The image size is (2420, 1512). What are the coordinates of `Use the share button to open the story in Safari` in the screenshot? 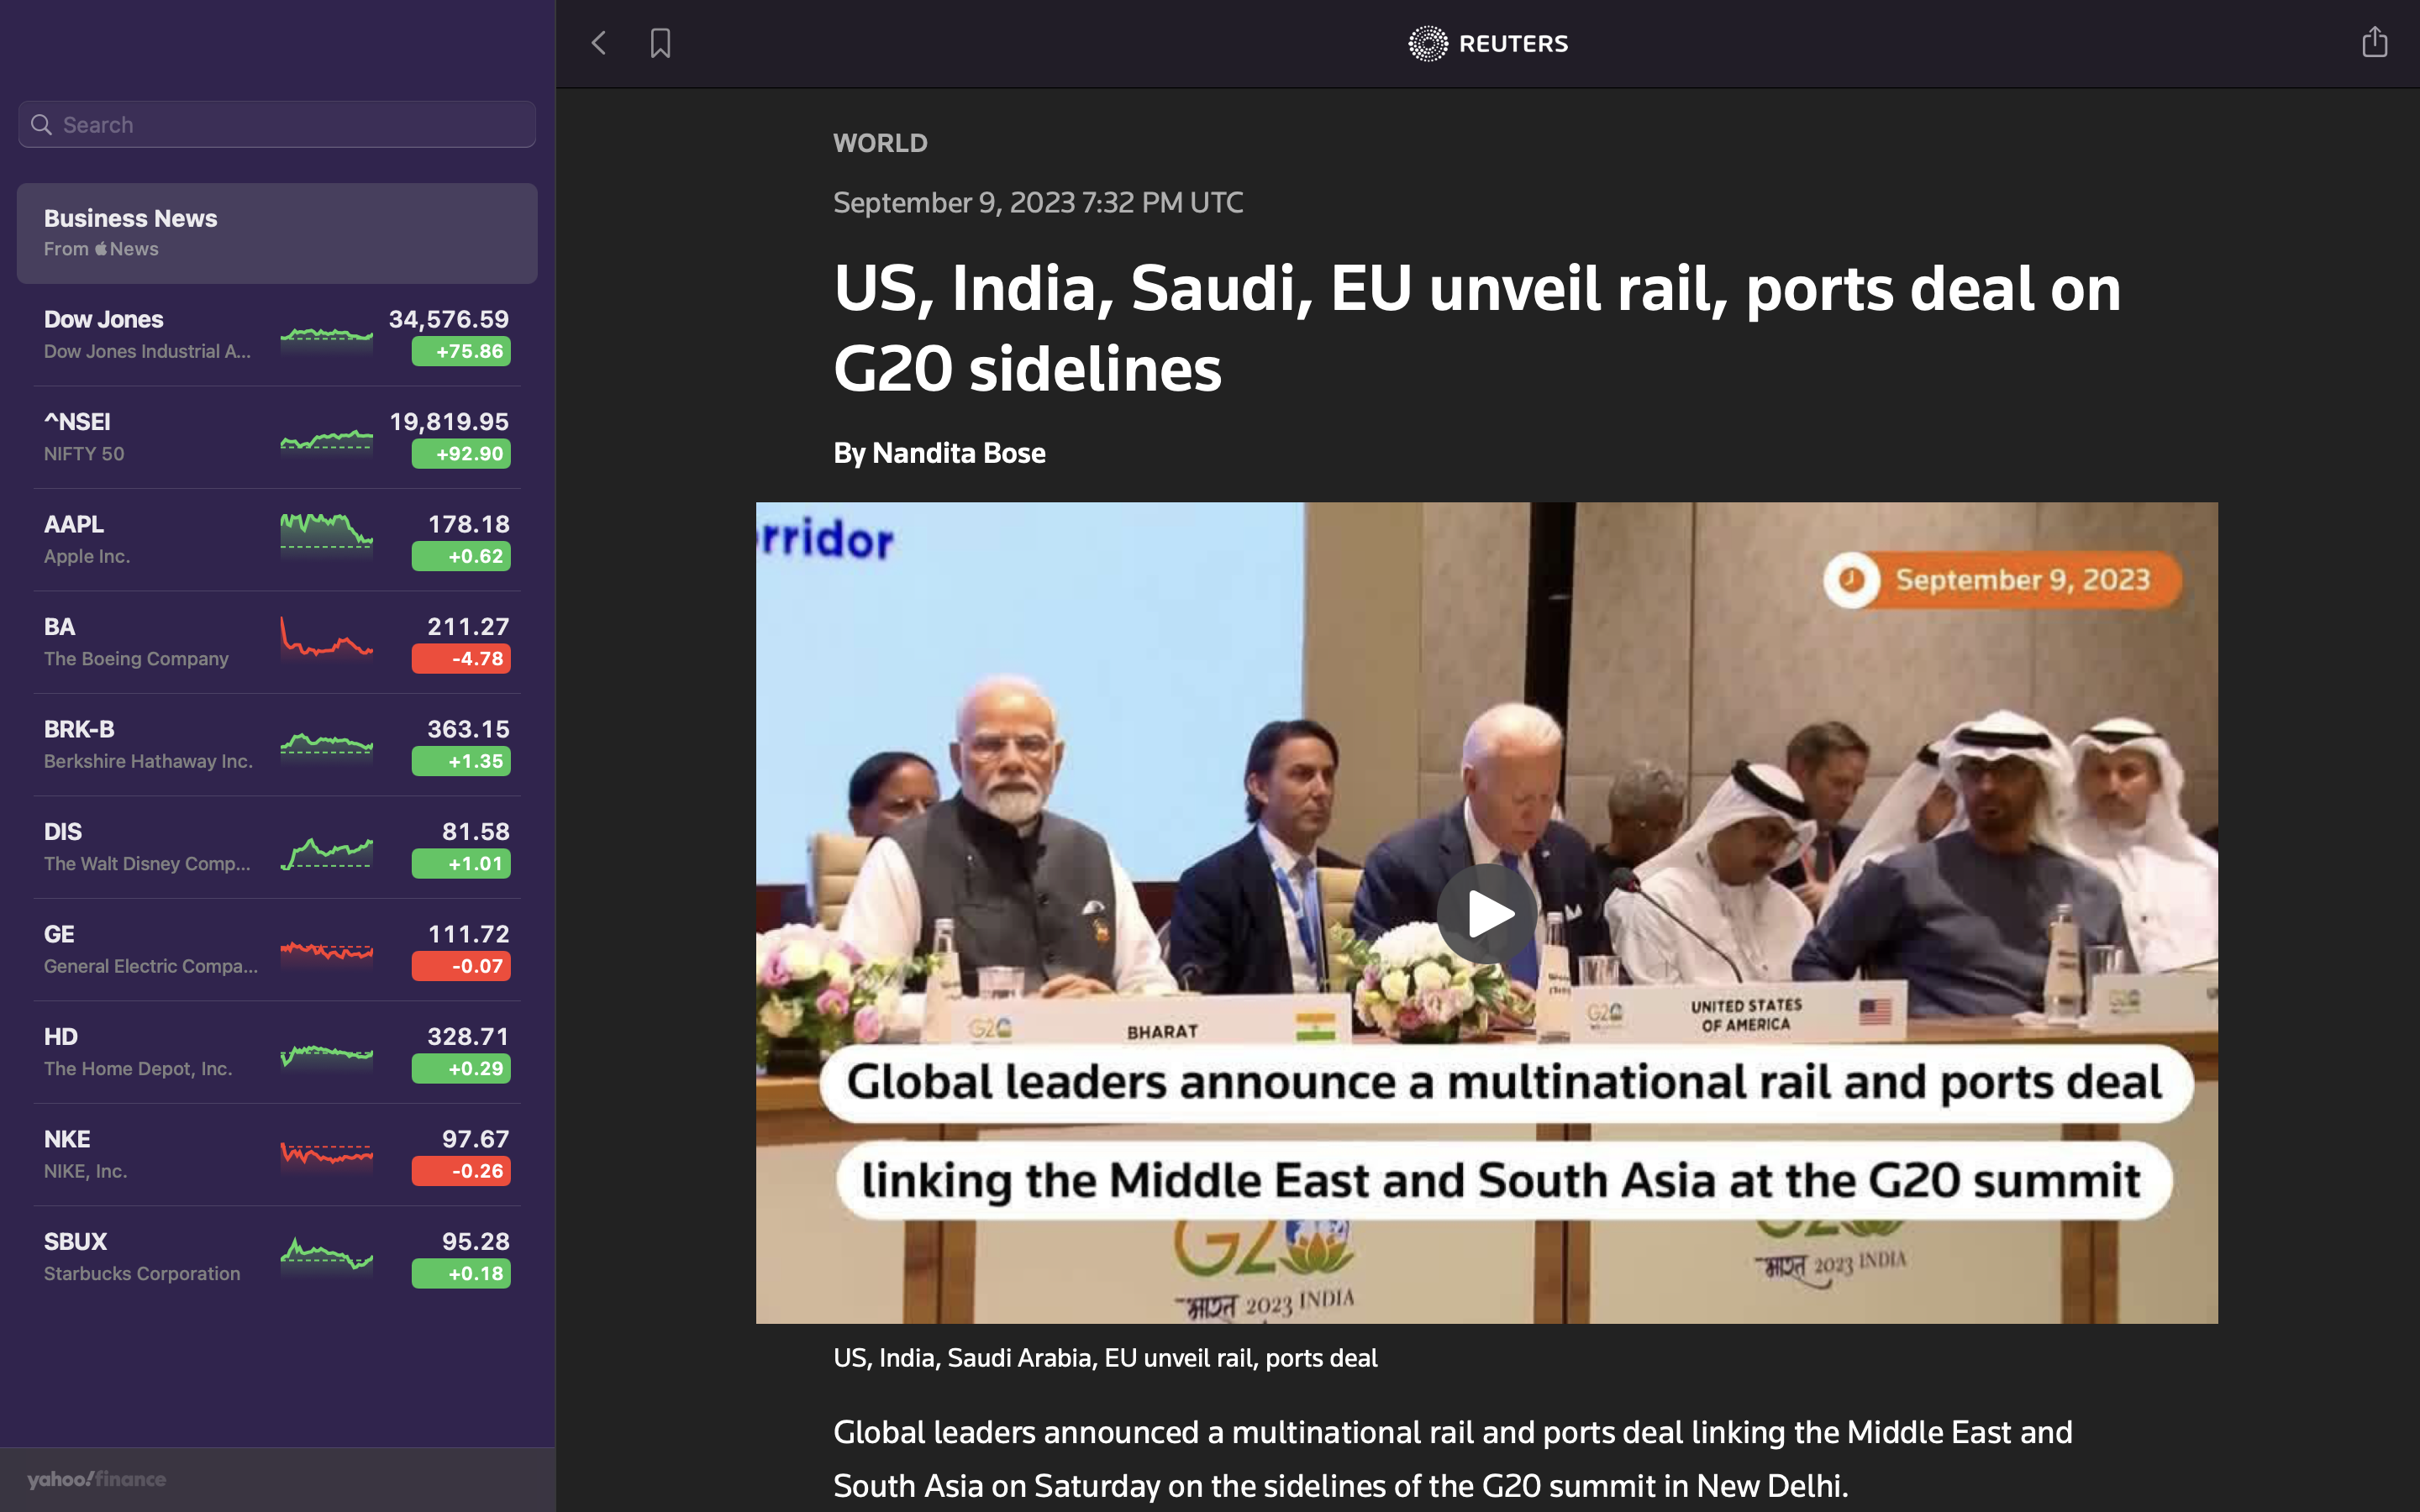 It's located at (2376, 39).